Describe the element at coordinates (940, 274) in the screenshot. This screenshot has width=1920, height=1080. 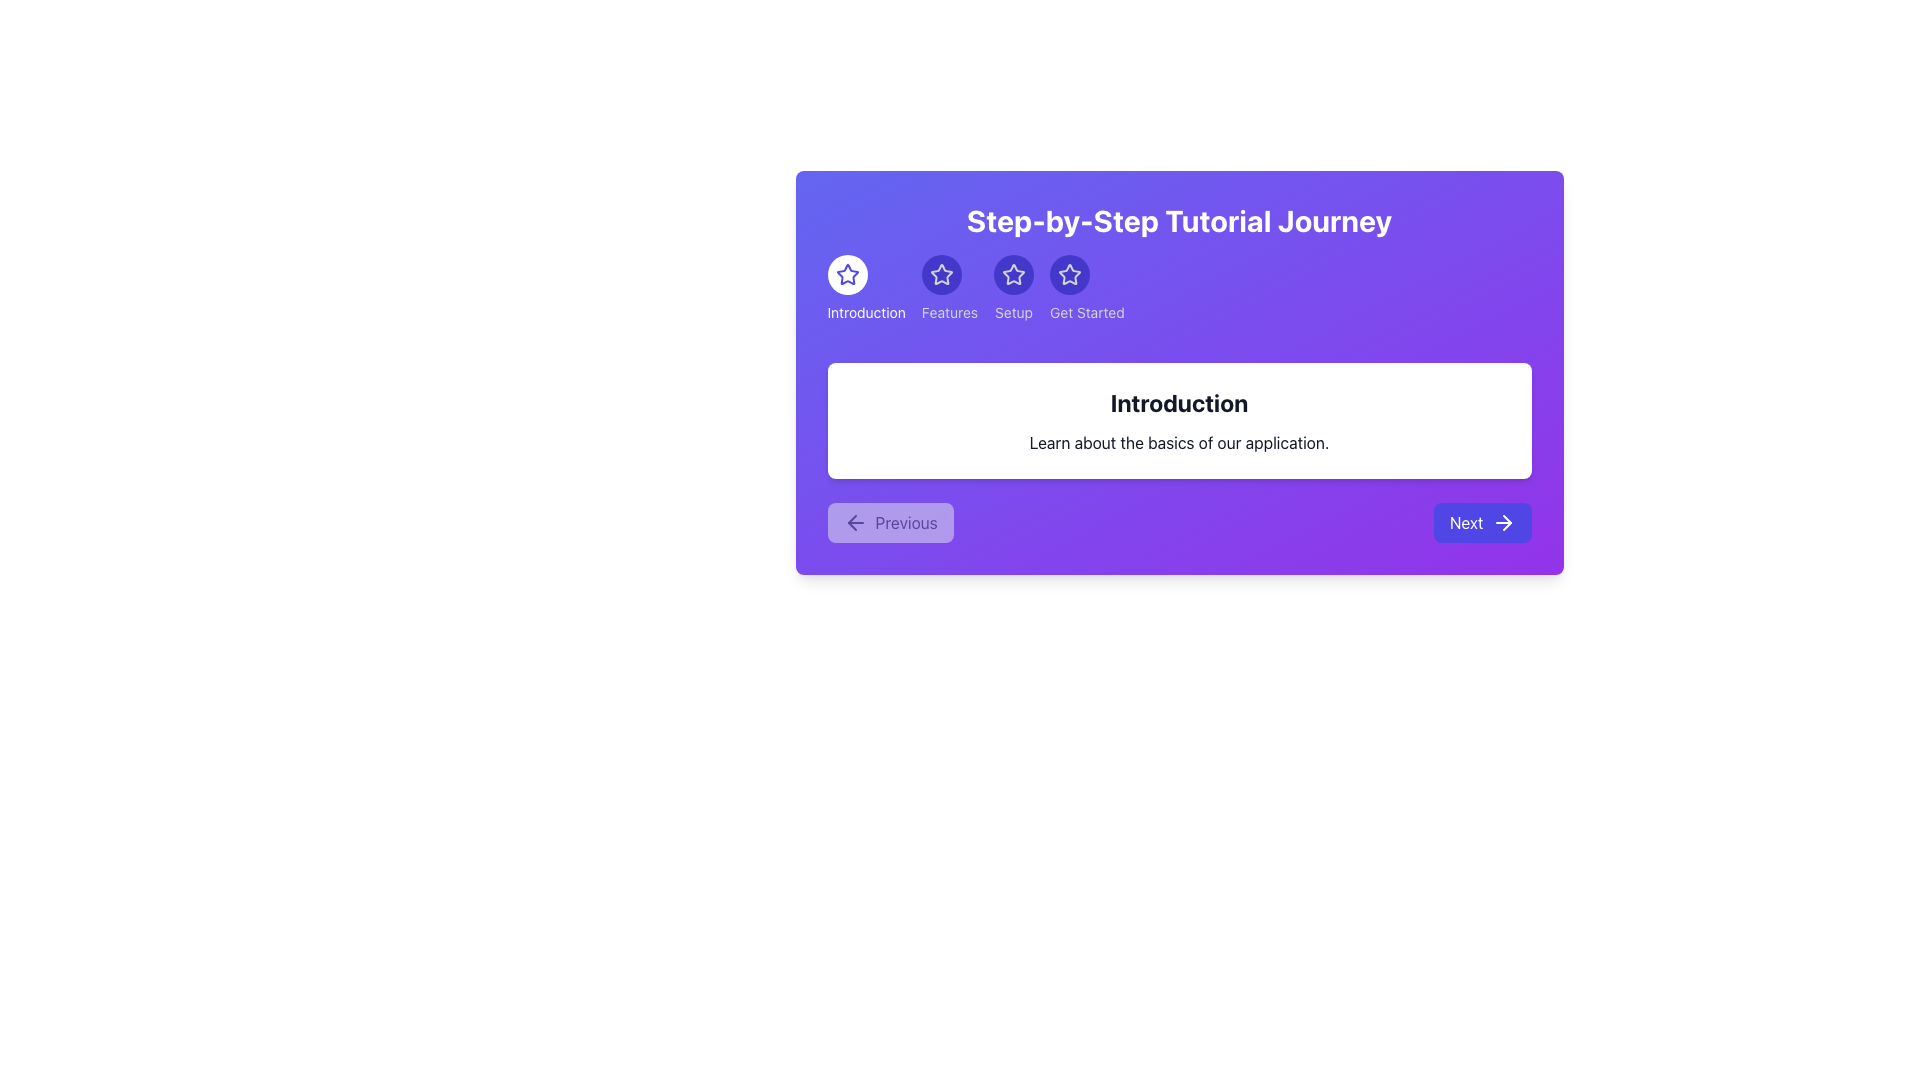
I see `the circular icon with a dark indigo background and a white outlined star in the center, located in the second position of the icons under the 'Features' label on the purple gradient header panel` at that location.